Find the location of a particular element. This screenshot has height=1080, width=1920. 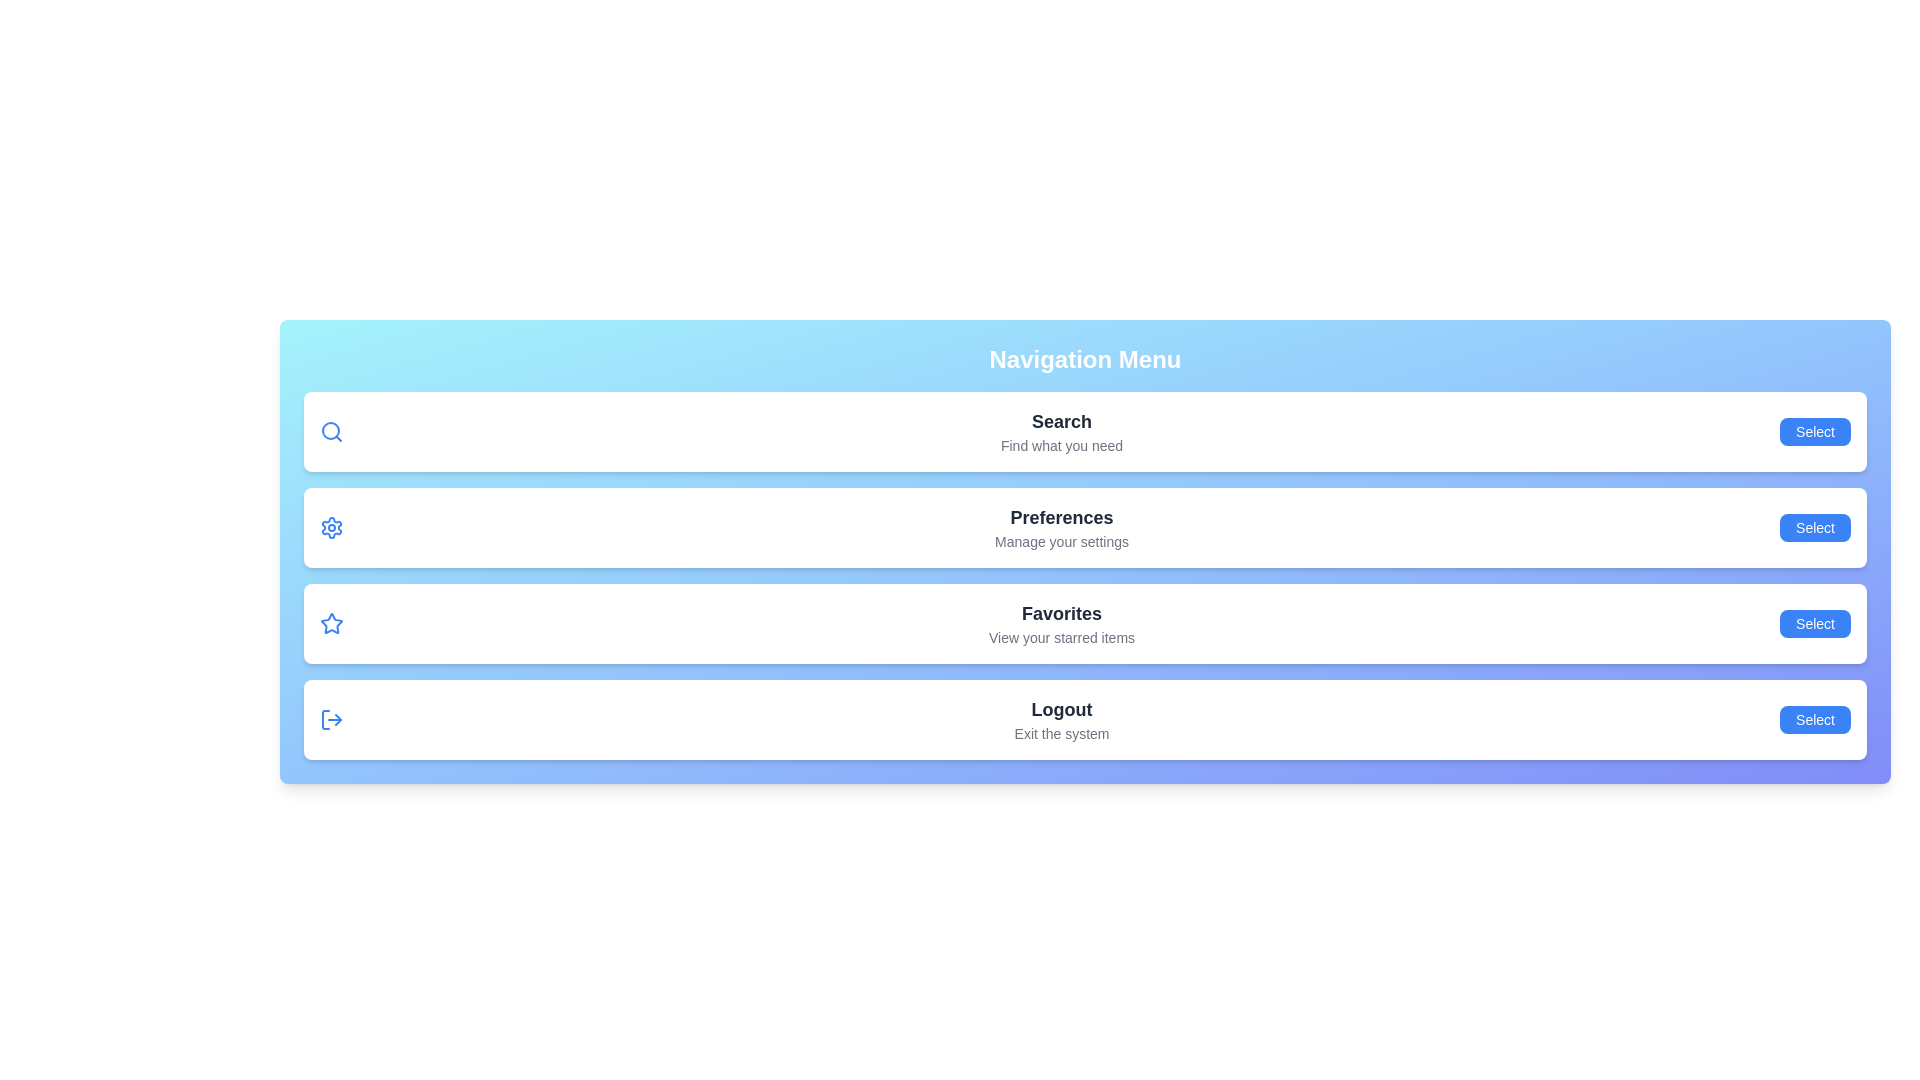

the navigation item Search is located at coordinates (1815, 431).